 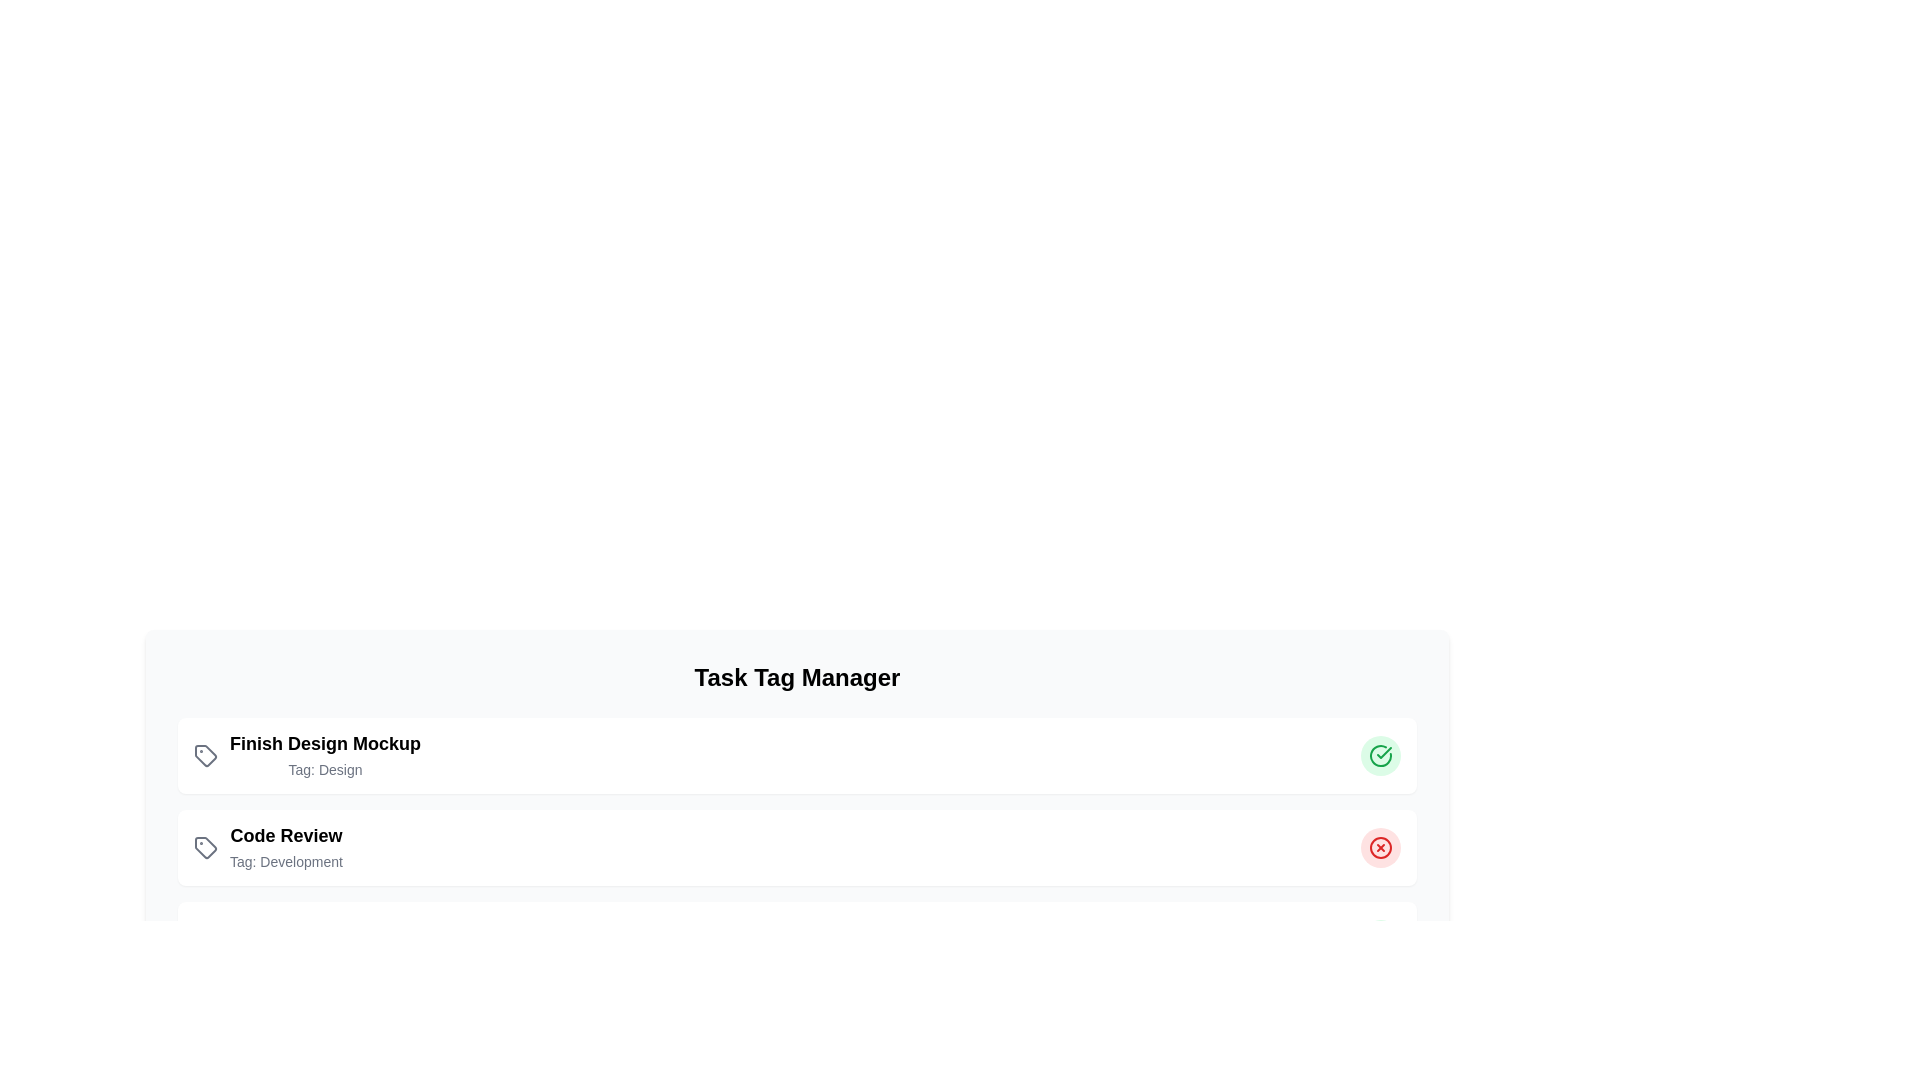 I want to click on the 'Code Review' task item, so click(x=267, y=848).